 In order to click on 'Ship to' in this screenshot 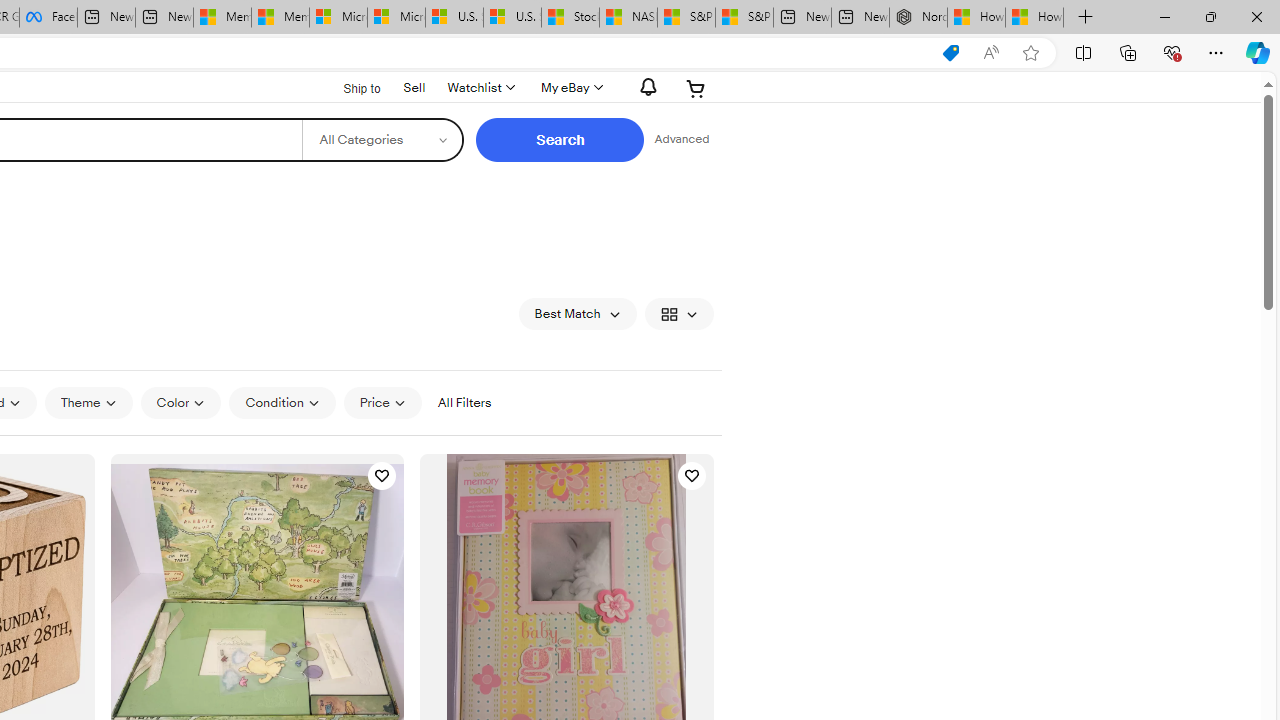, I will do `click(349, 88)`.